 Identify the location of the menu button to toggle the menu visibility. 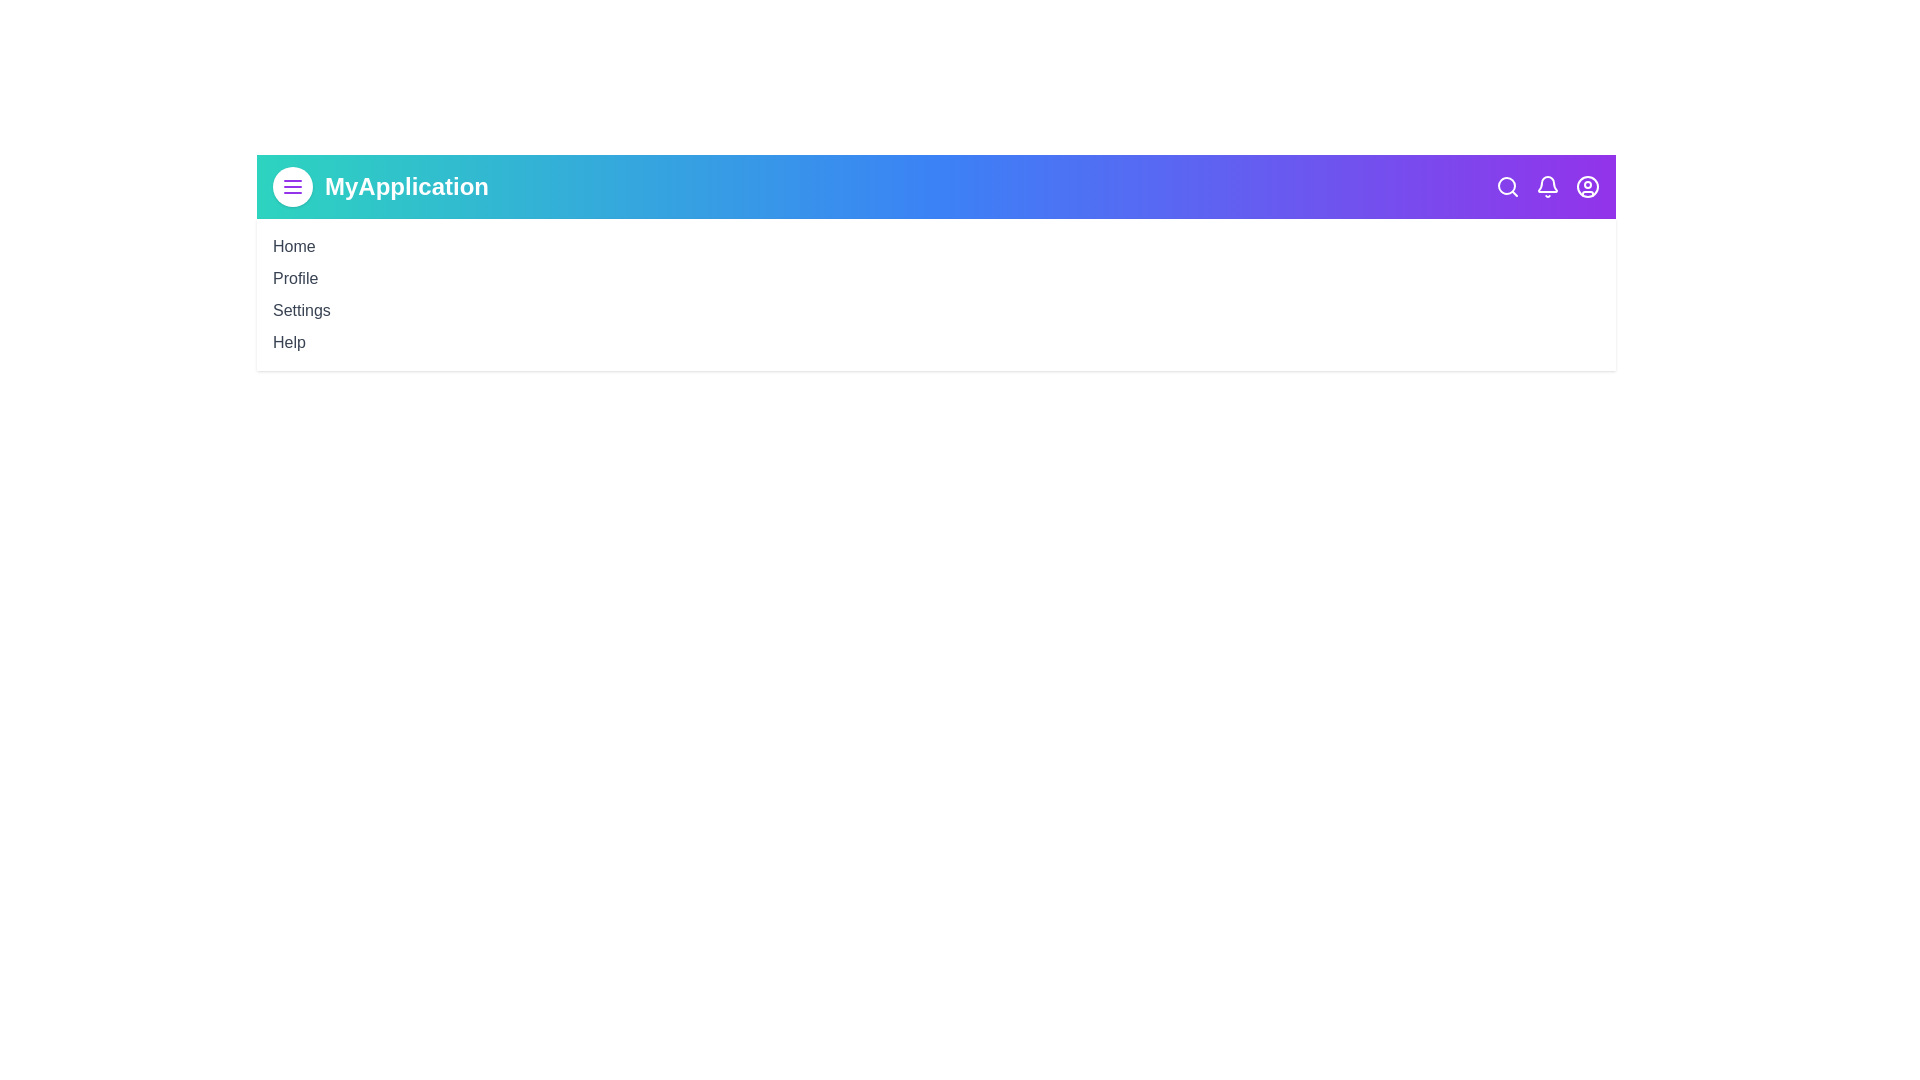
(291, 186).